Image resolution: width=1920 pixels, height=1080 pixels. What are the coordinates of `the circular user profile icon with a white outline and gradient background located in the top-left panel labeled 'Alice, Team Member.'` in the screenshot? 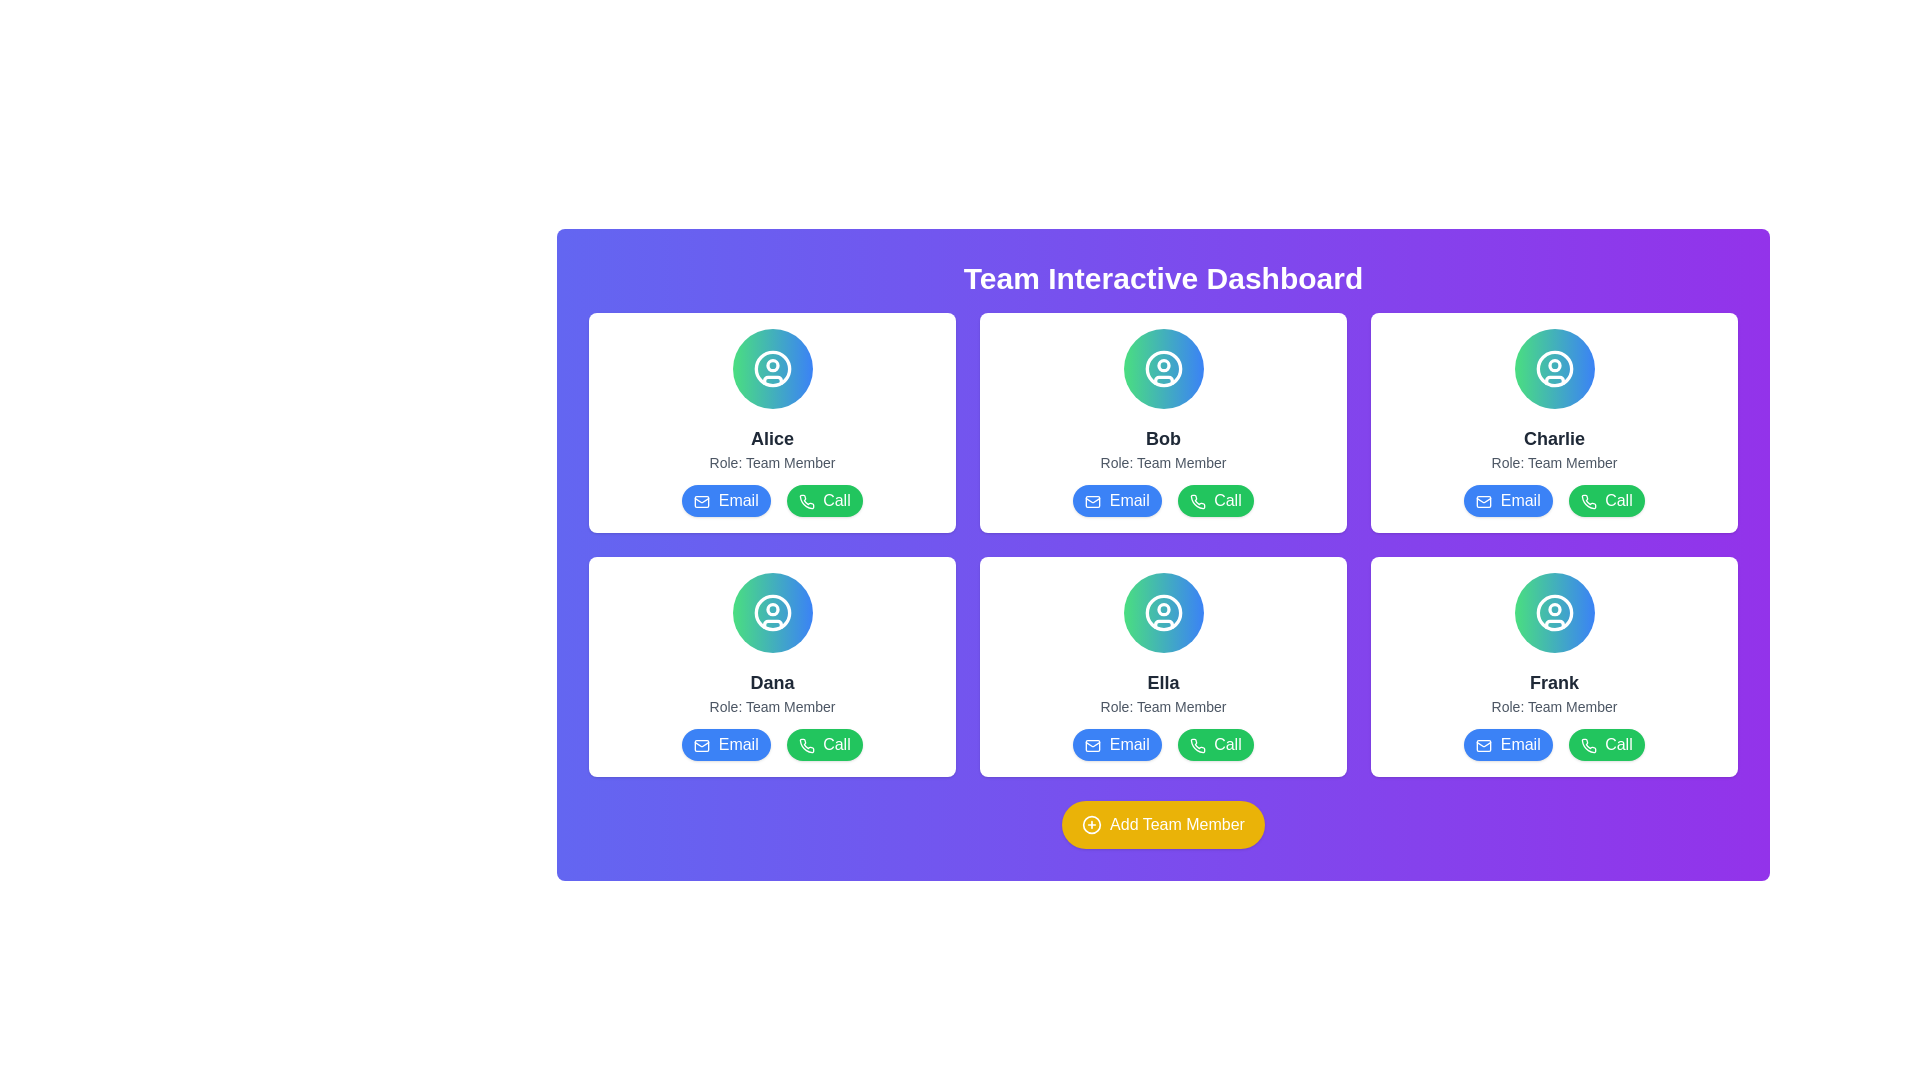 It's located at (771, 369).